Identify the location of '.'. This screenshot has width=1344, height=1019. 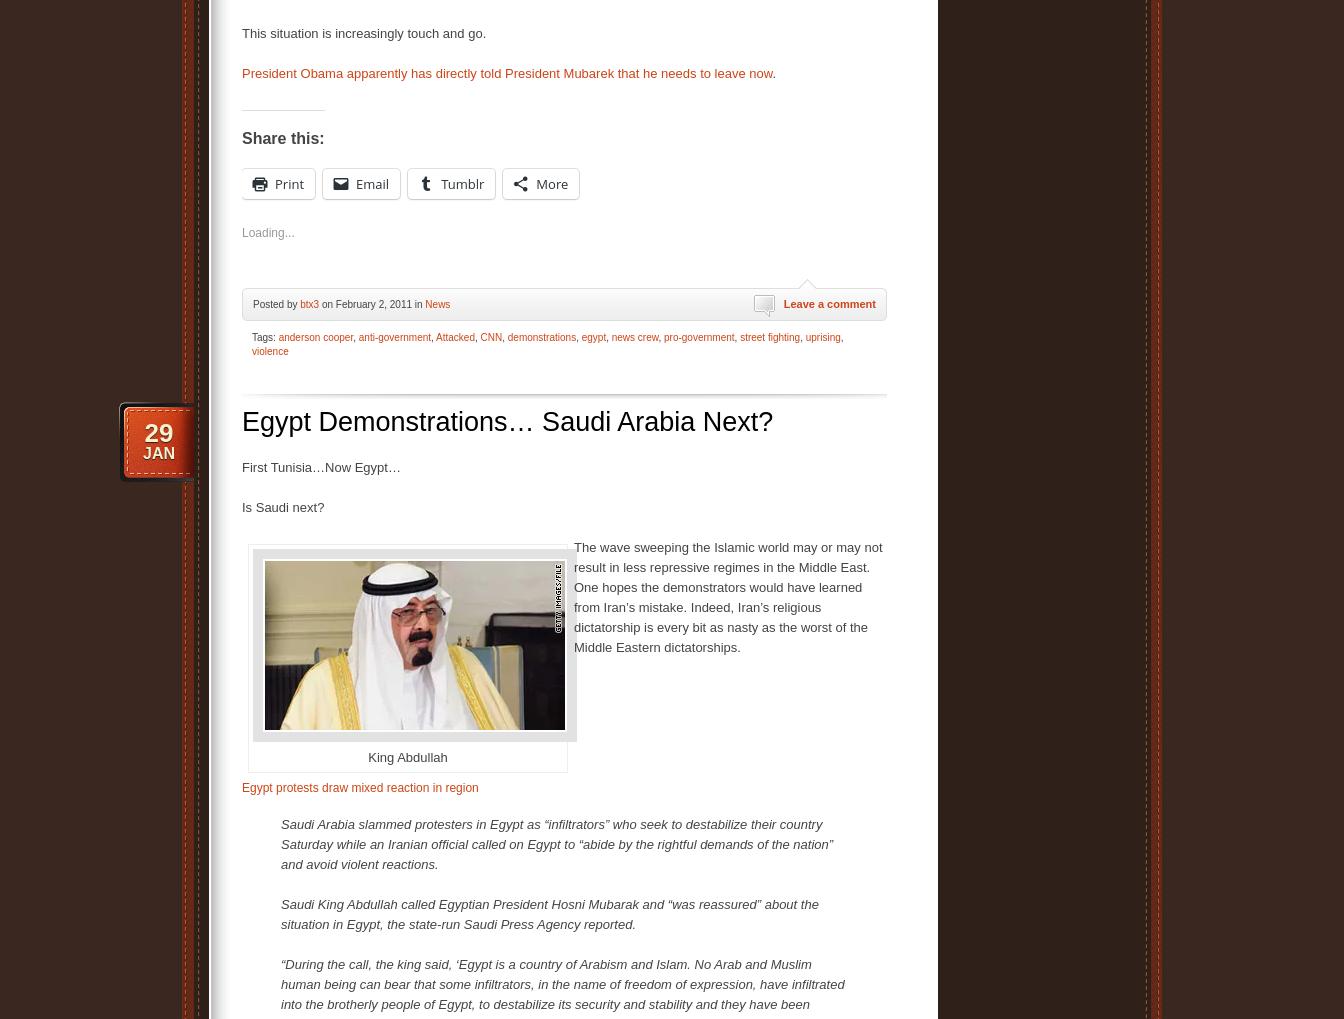
(771, 72).